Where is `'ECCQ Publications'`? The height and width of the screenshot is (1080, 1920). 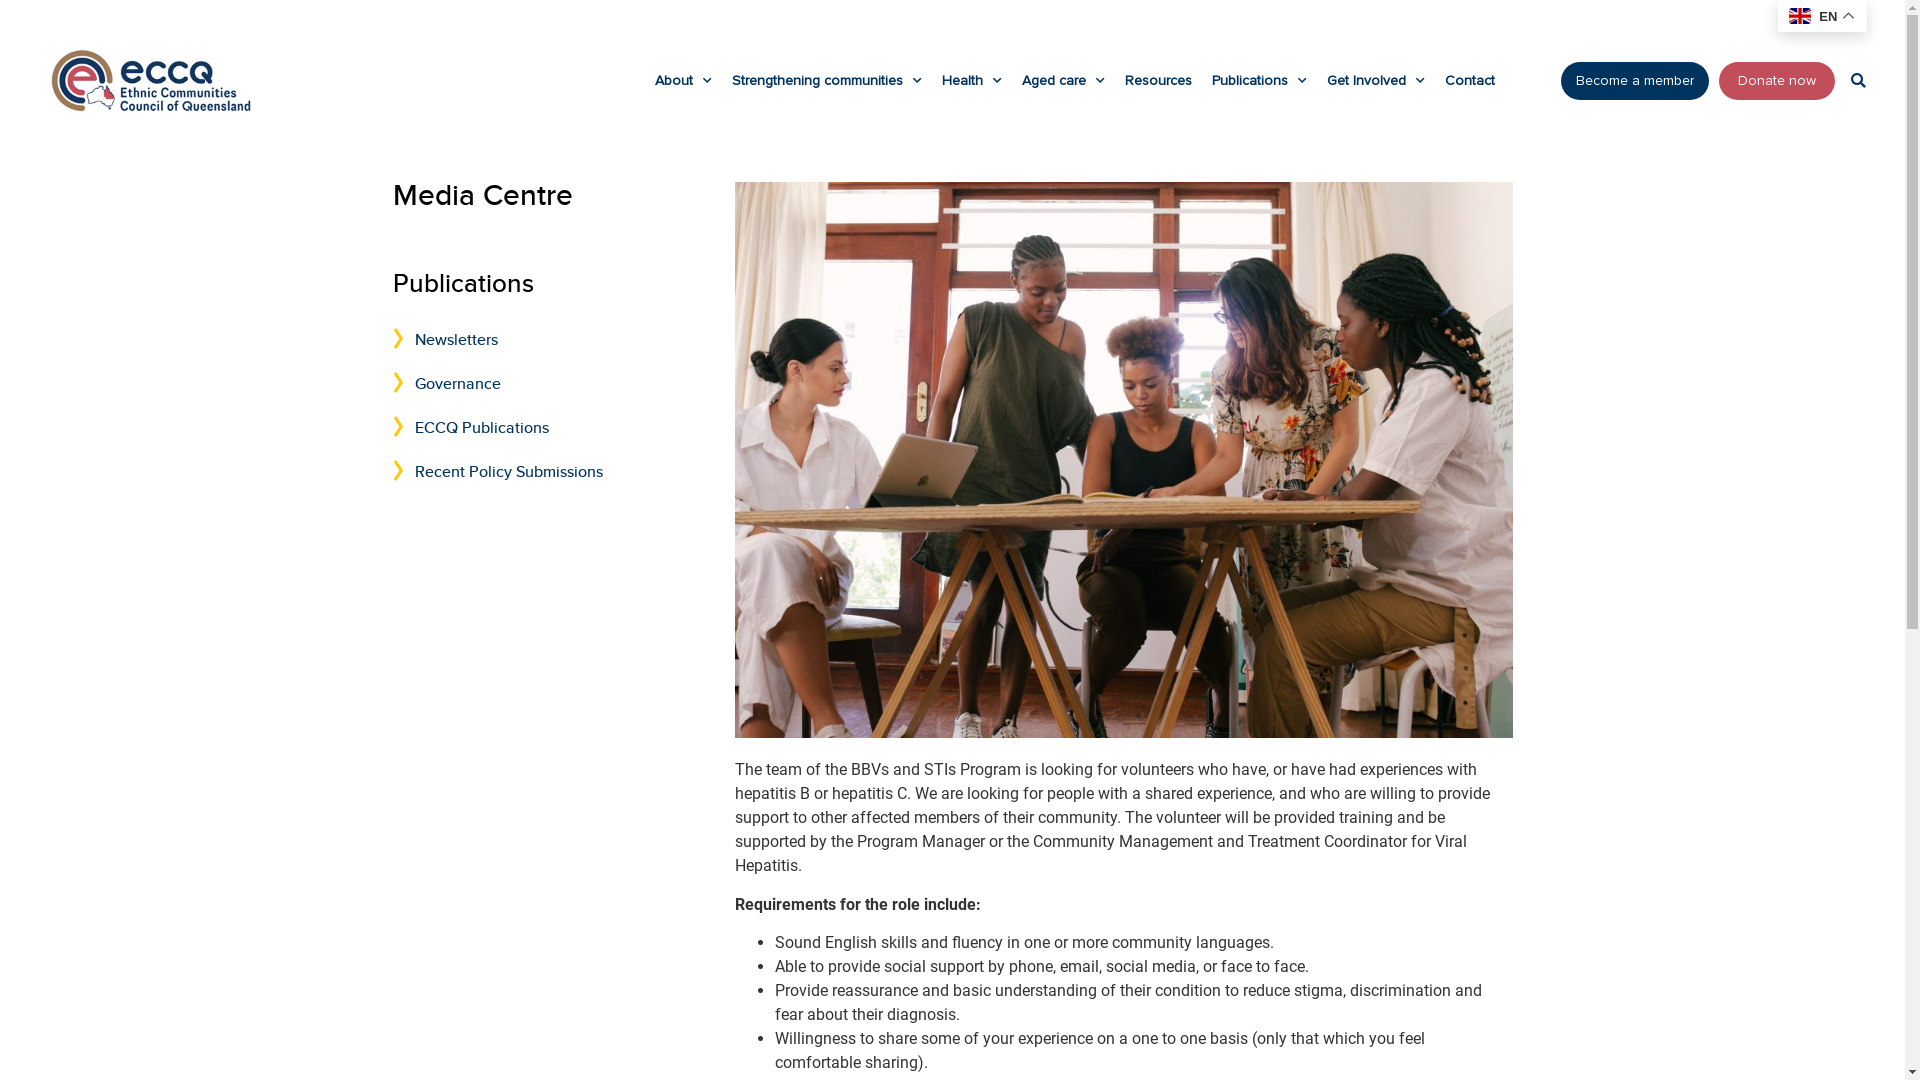 'ECCQ Publications' is located at coordinates (552, 427).